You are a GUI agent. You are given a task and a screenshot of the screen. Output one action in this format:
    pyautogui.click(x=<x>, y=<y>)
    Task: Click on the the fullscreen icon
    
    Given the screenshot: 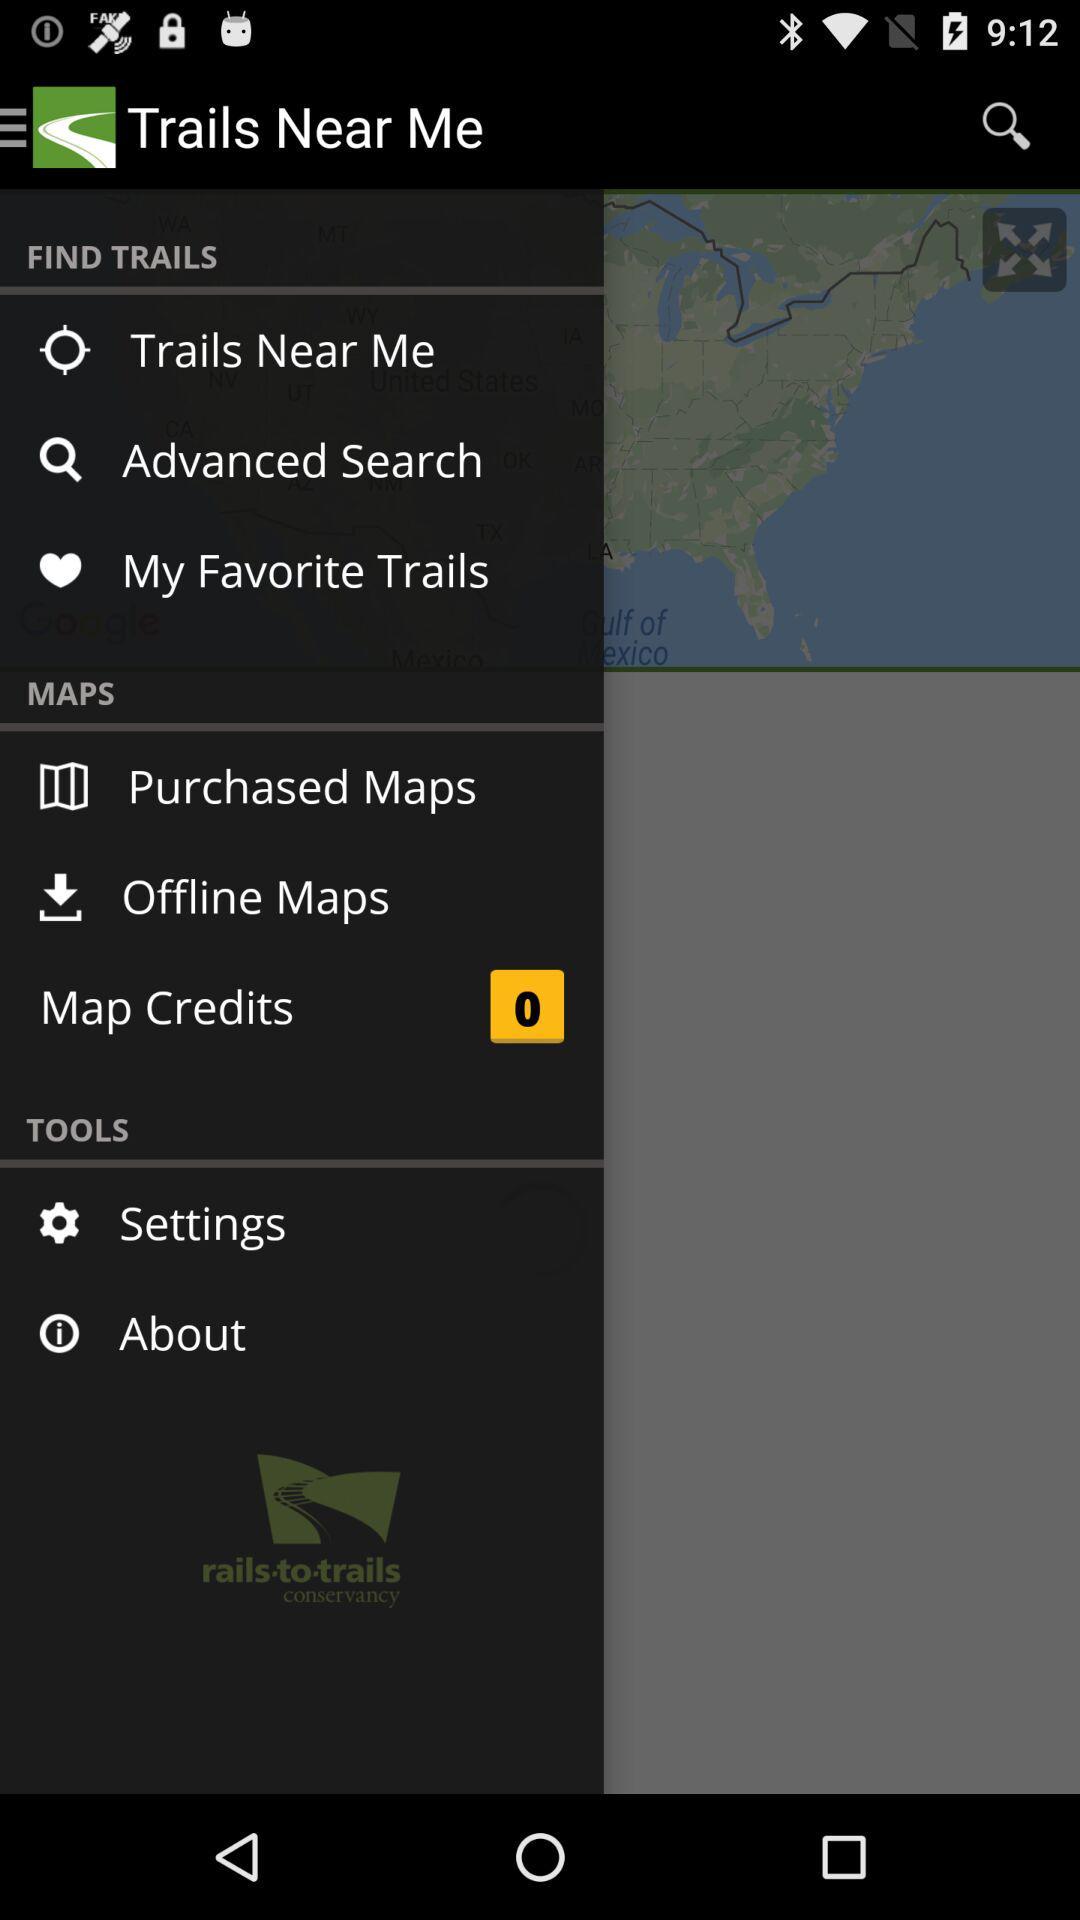 What is the action you would take?
    pyautogui.click(x=1024, y=266)
    